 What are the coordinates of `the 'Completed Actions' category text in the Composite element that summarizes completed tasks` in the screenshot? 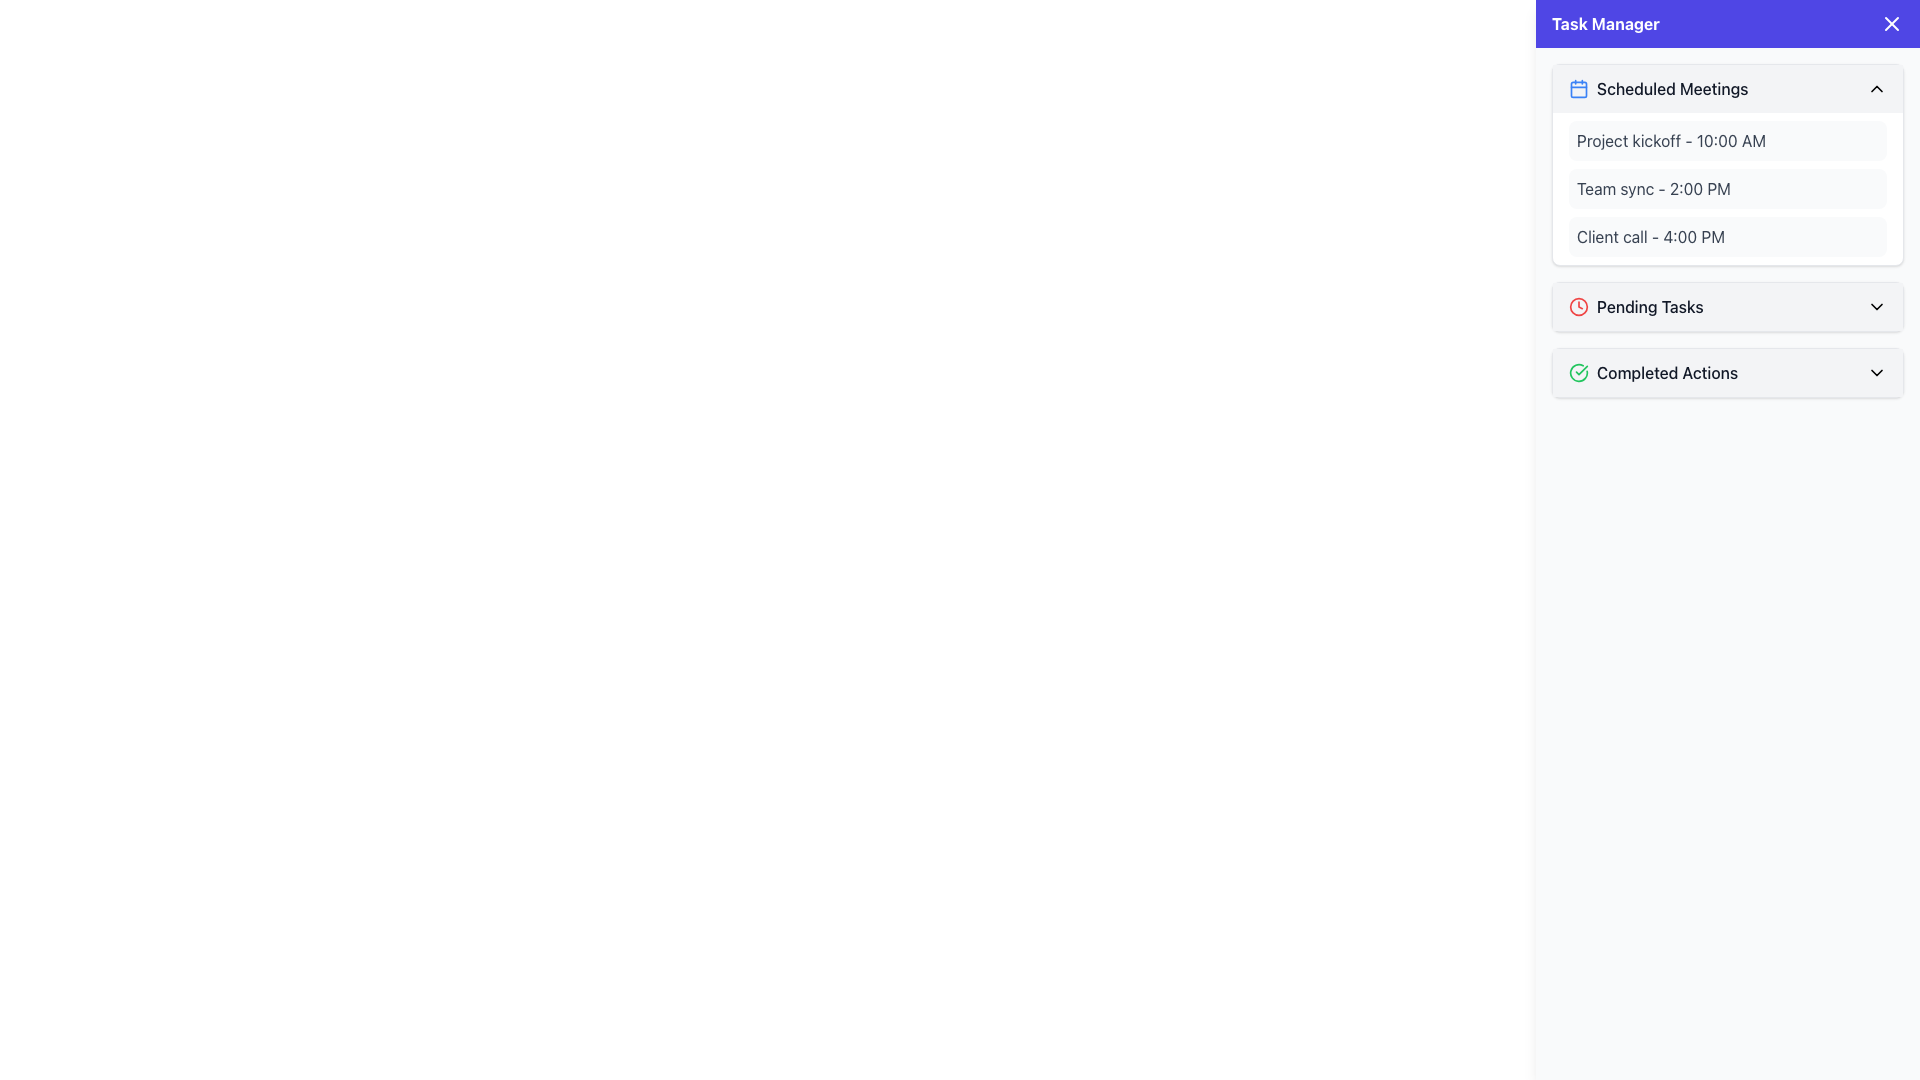 It's located at (1653, 373).